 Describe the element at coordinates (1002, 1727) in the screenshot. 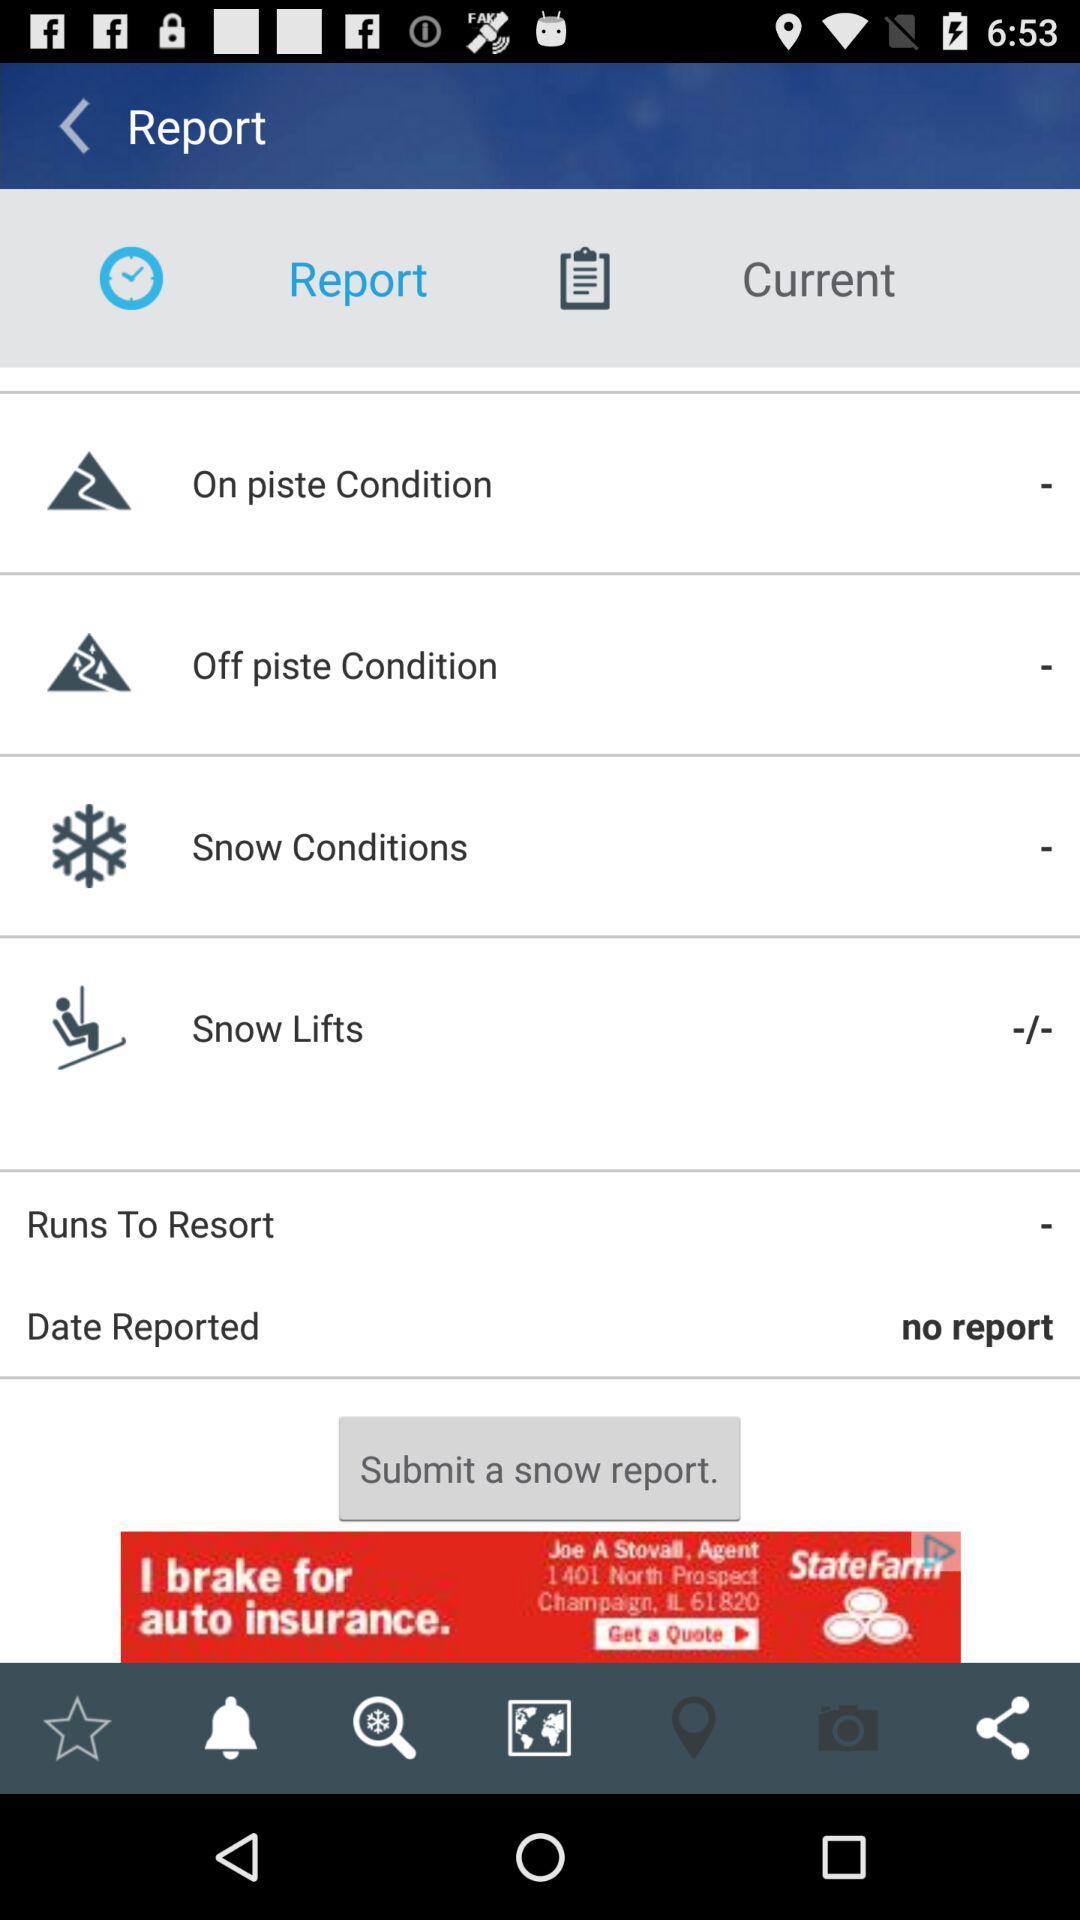

I see `share content` at that location.